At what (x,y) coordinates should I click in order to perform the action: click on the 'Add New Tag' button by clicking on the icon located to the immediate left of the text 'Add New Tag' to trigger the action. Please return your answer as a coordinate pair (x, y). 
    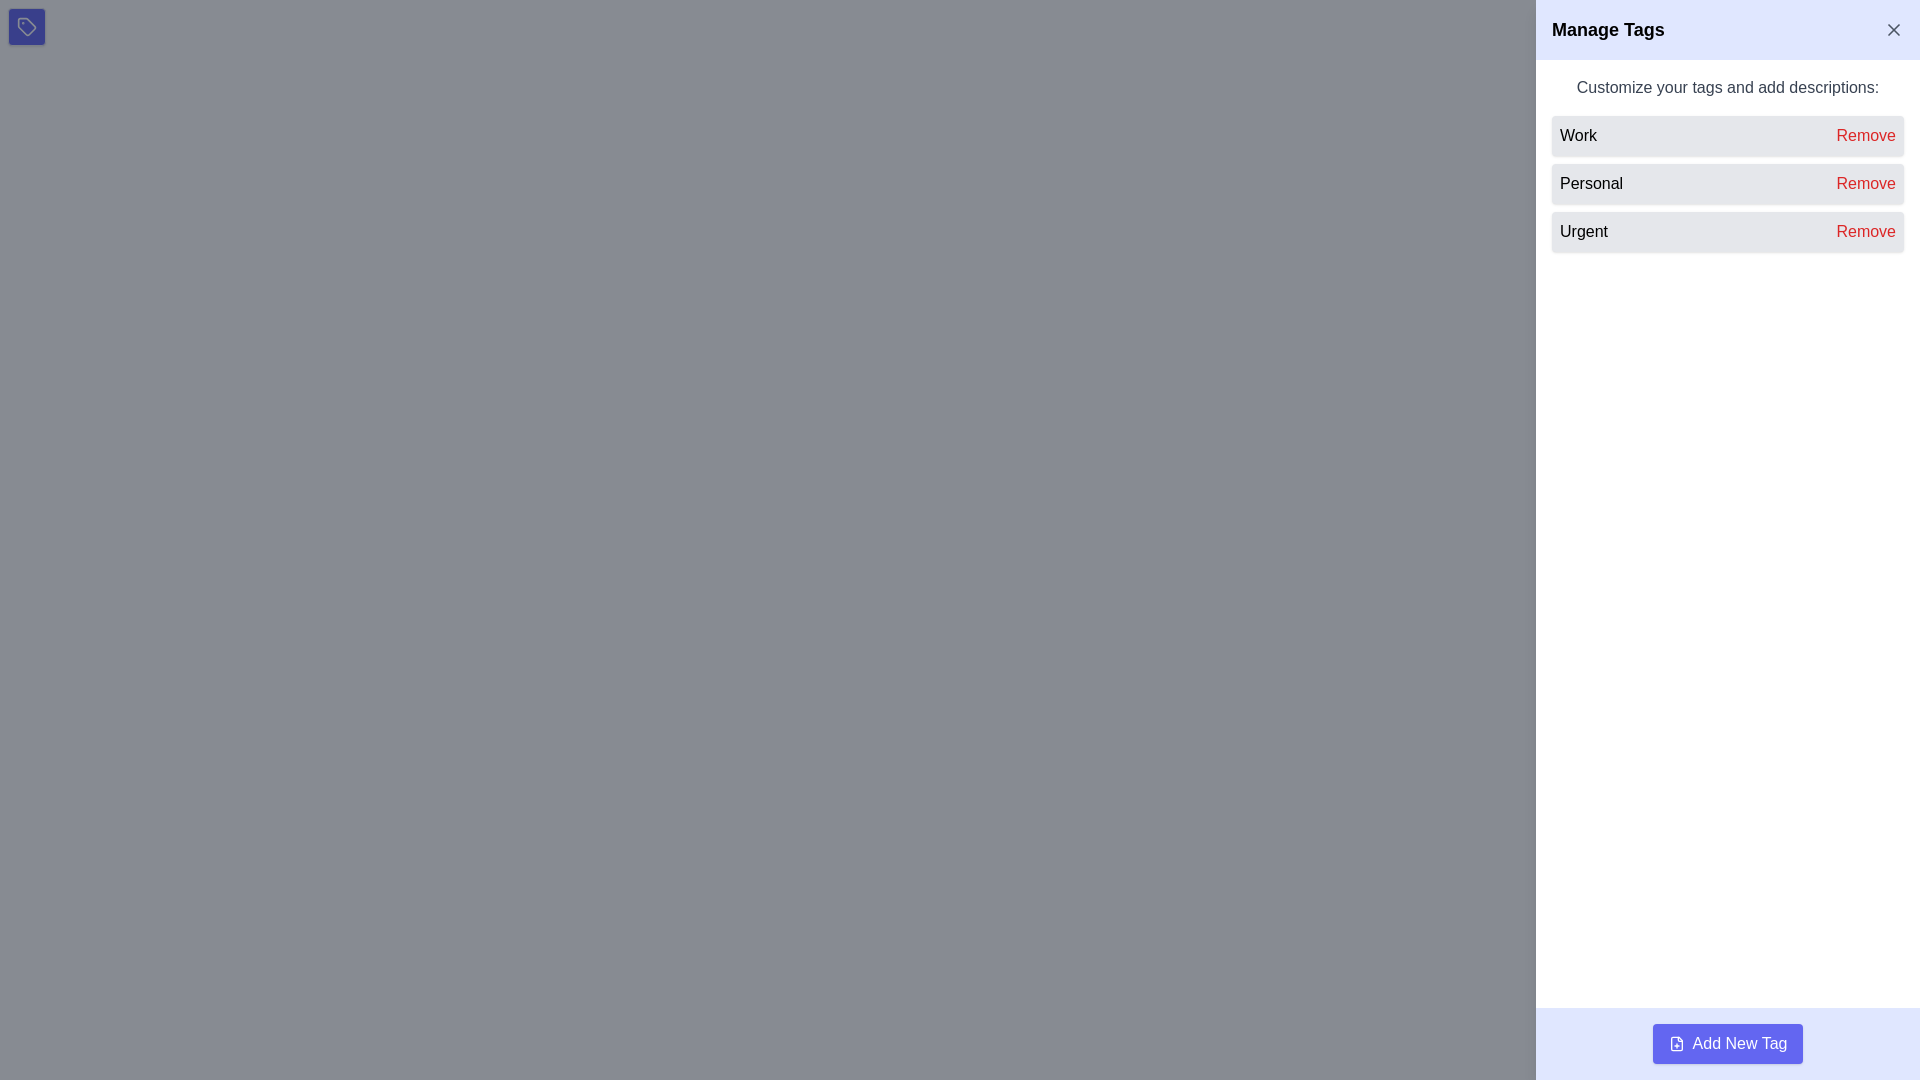
    Looking at the image, I should click on (1676, 1043).